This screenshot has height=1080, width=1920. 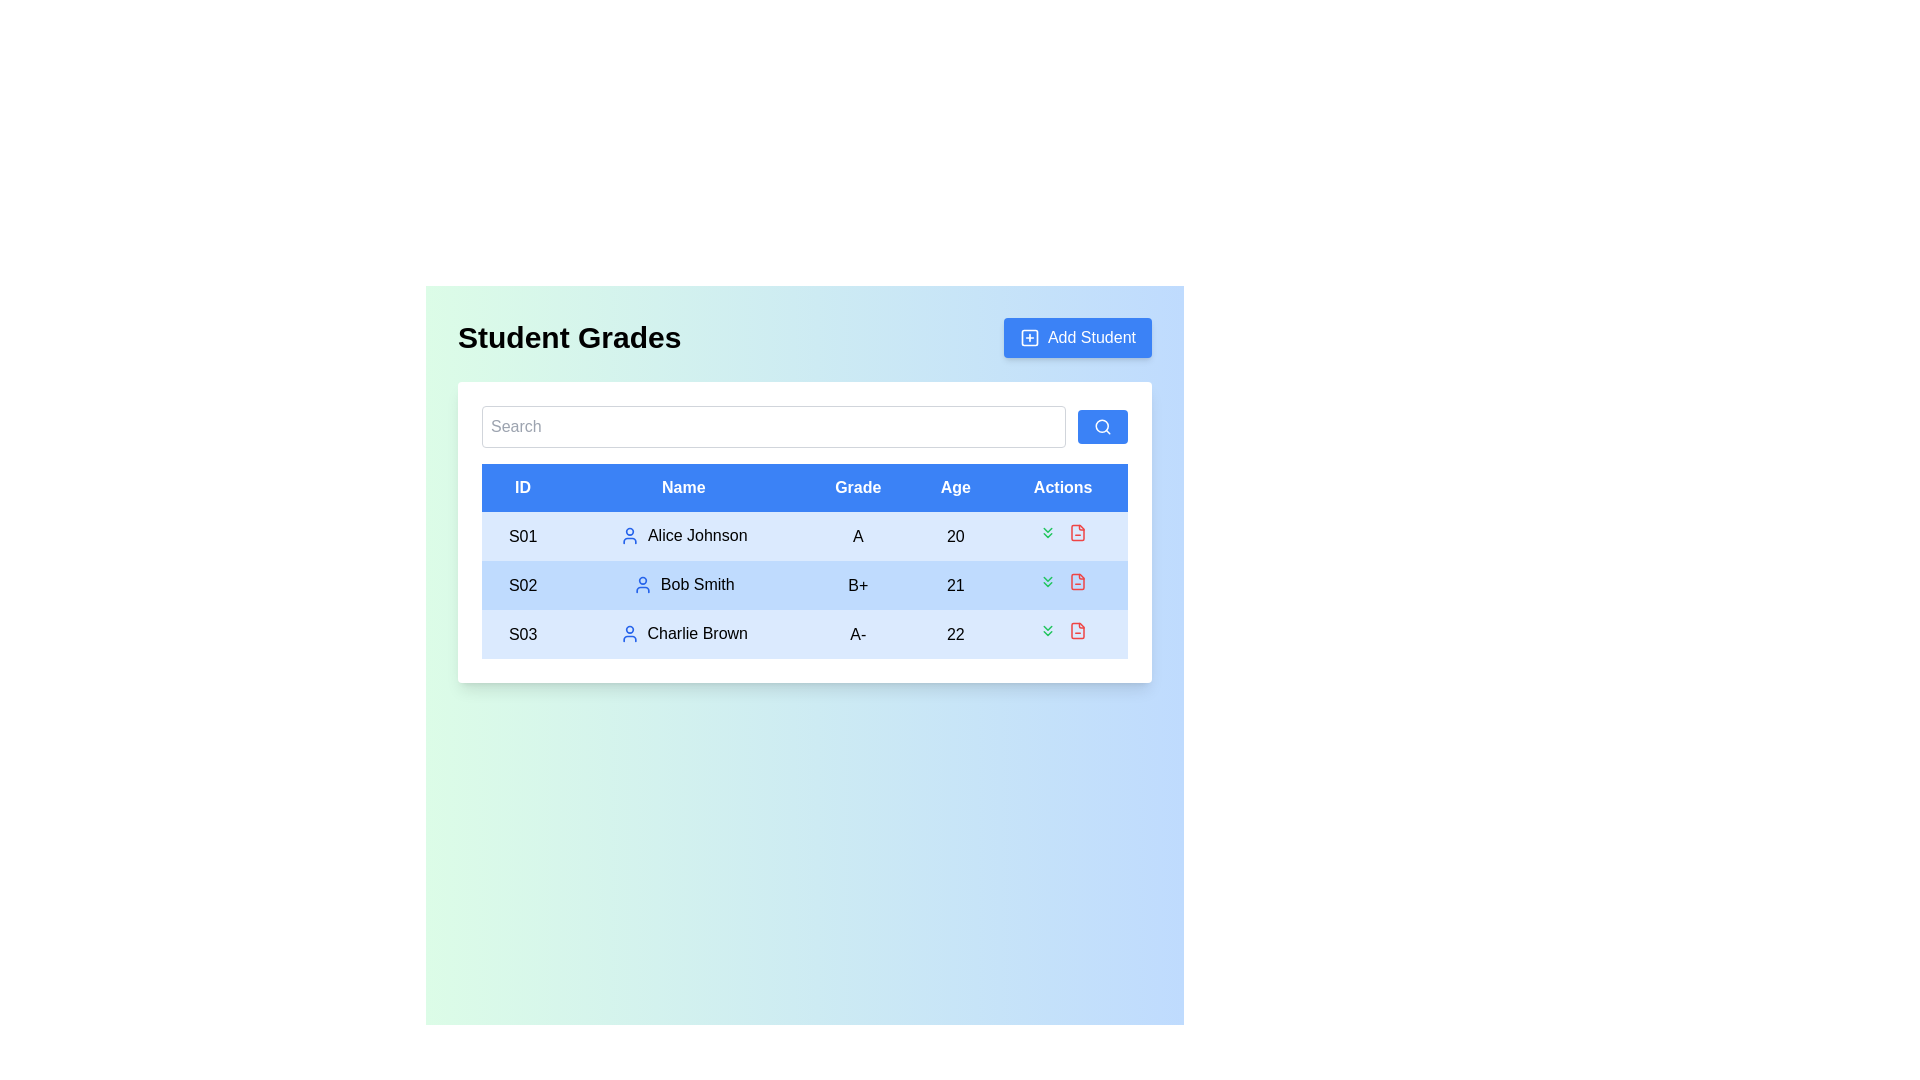 I want to click on value from the table cell displaying the number '22', which is styled in bold font and located in the 'Age' column of the third row under the header 'Age', so click(x=954, y=634).